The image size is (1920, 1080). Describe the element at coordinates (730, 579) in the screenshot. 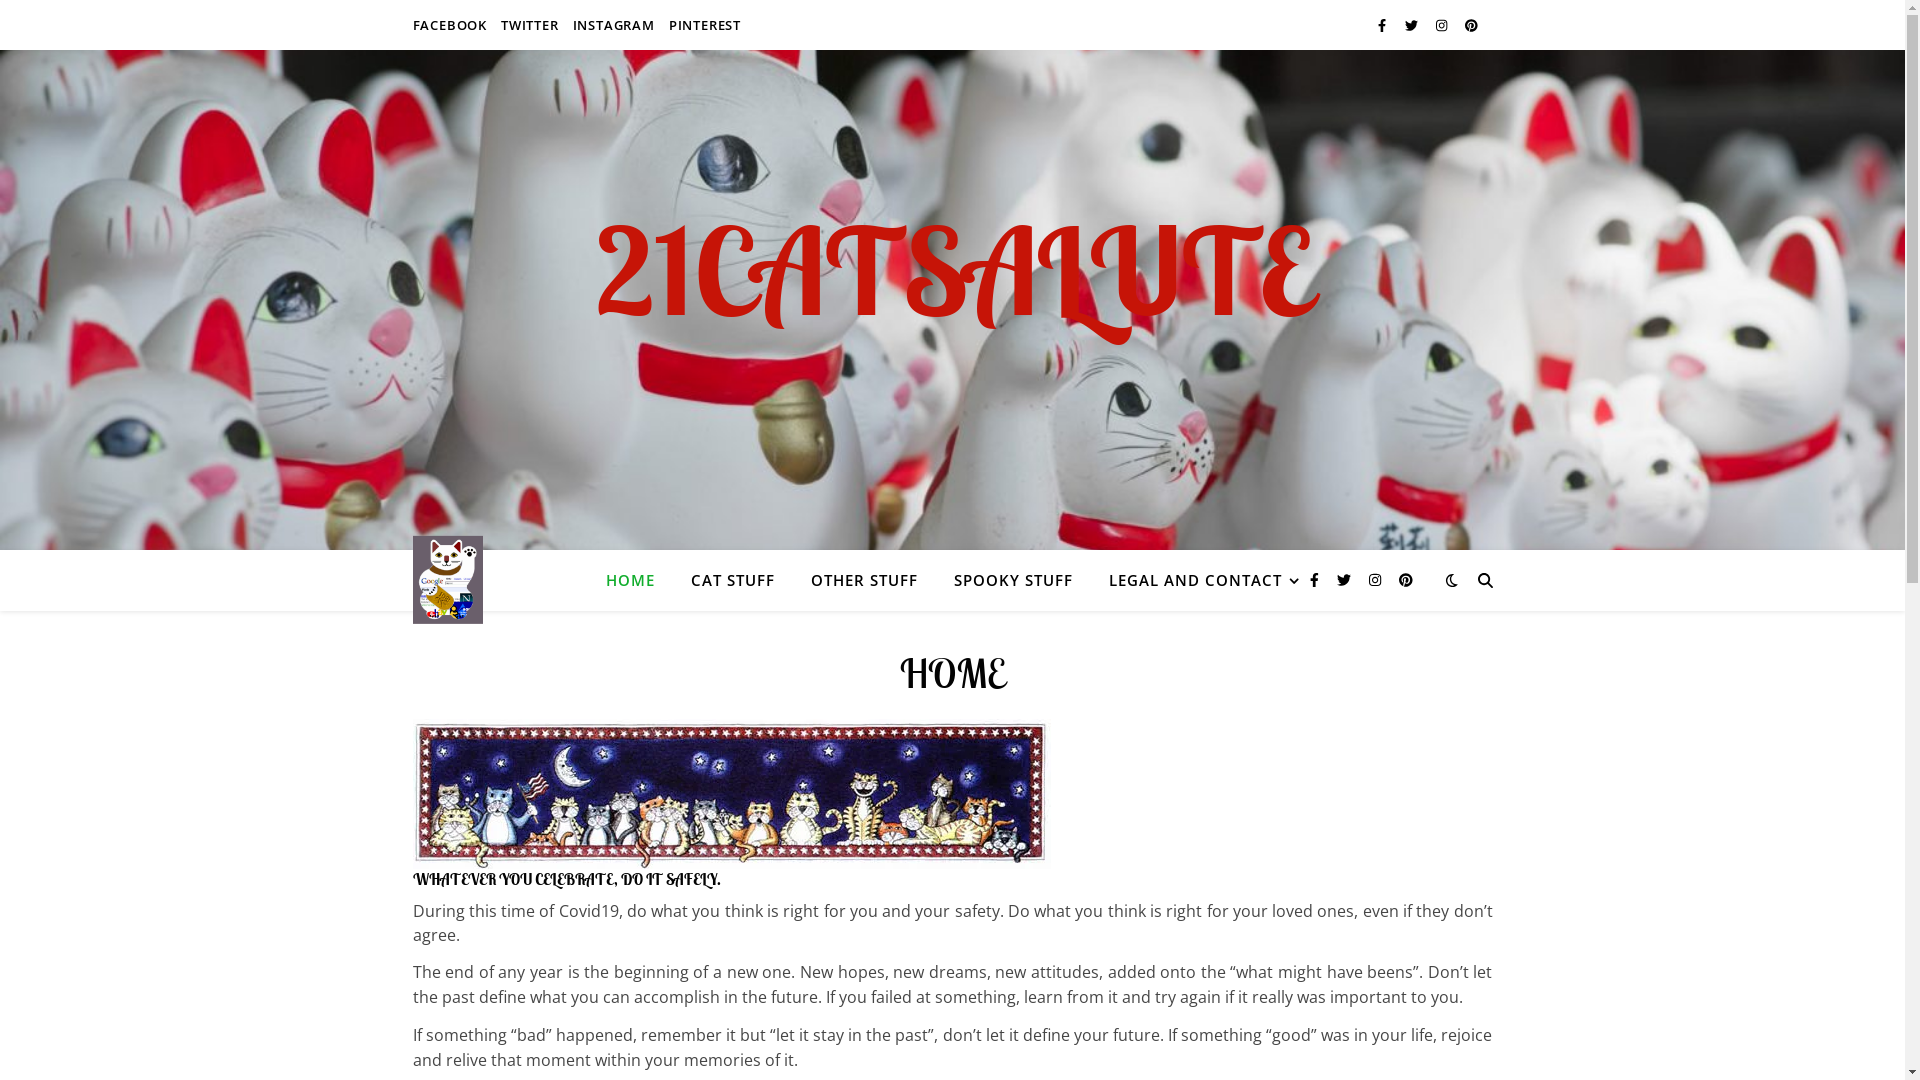

I see `'CAT STUFF'` at that location.